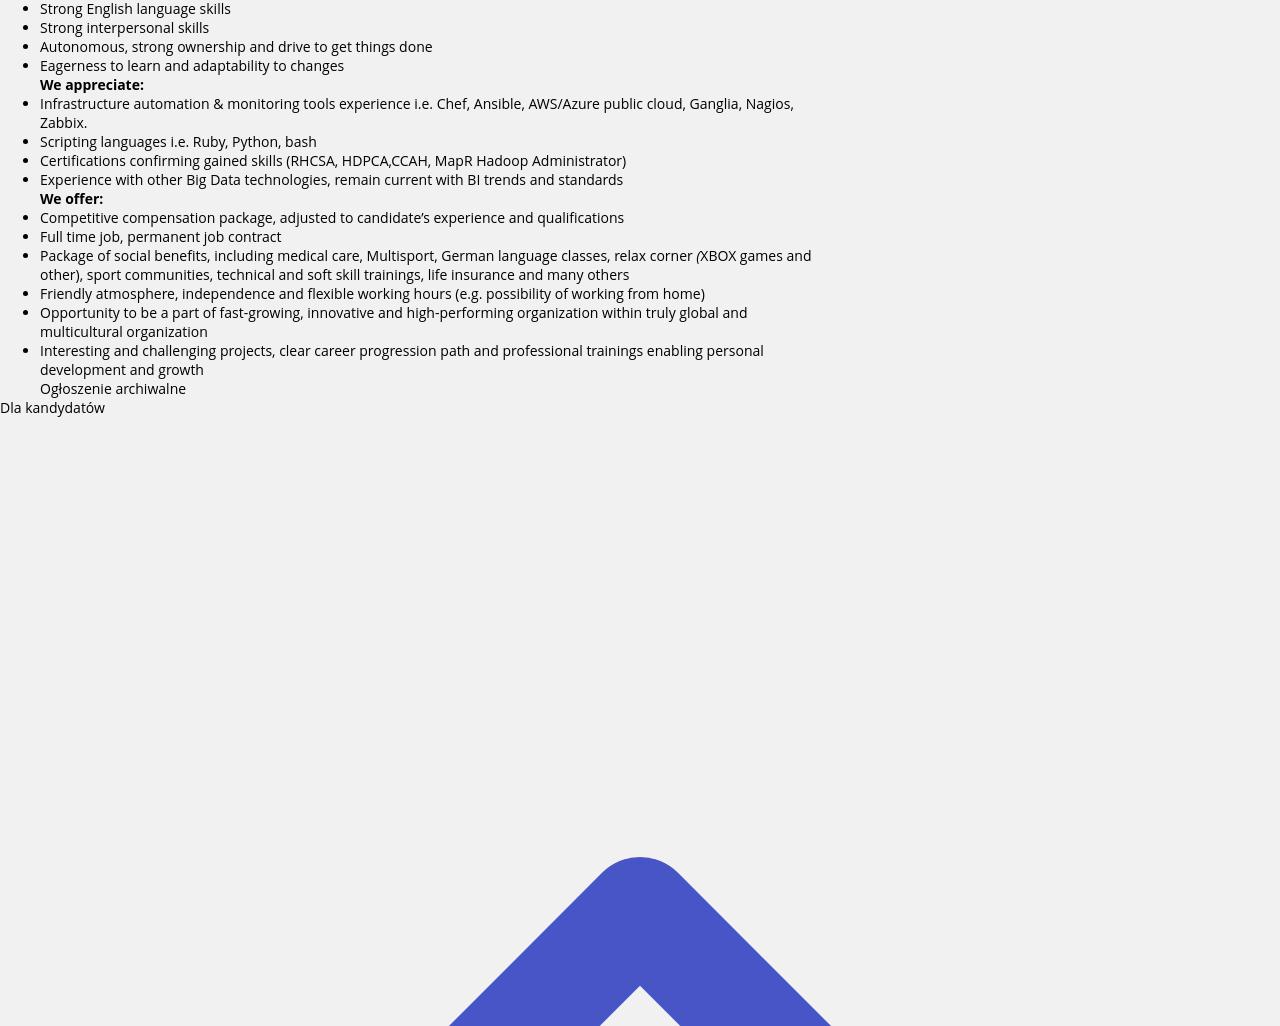  Describe the element at coordinates (51, 406) in the screenshot. I see `'Dla kandydatów'` at that location.